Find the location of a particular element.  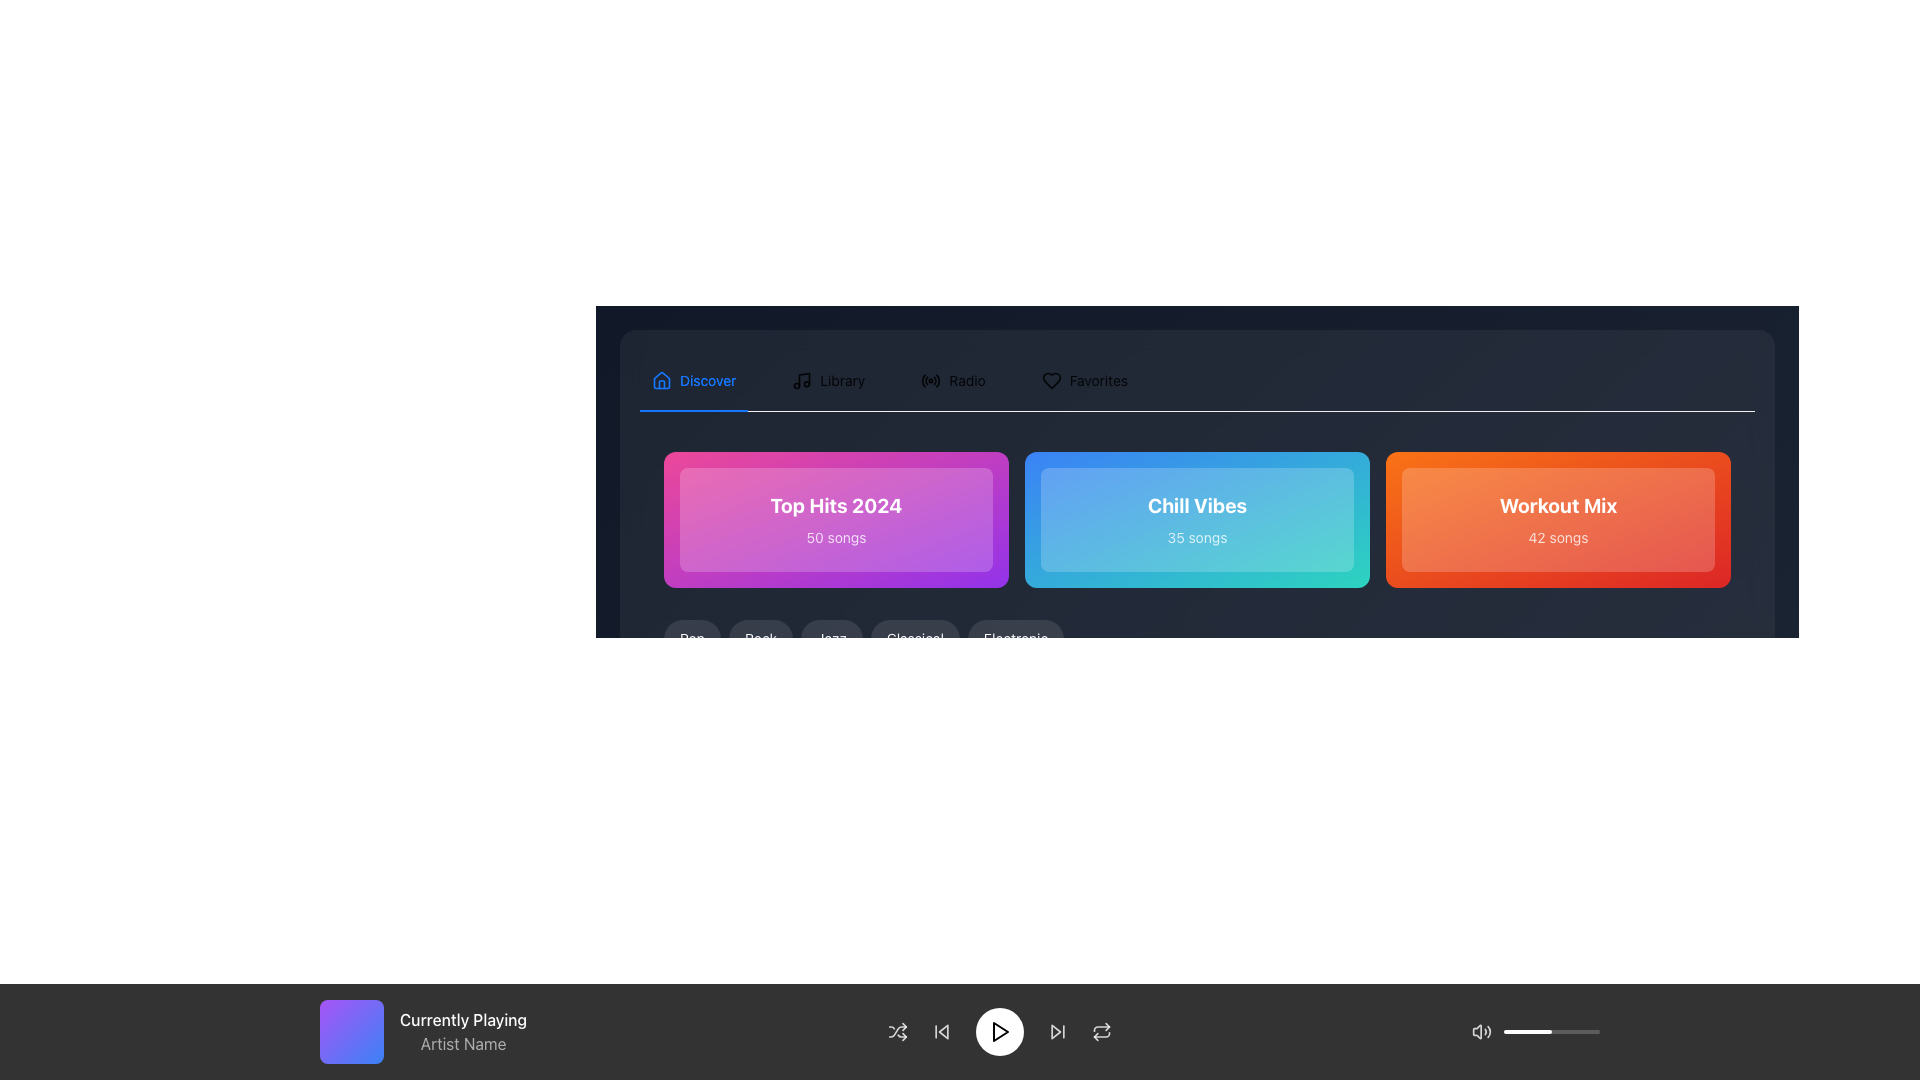

the 'Discover' tab in the horizontal tab navigation bar is located at coordinates (888, 381).